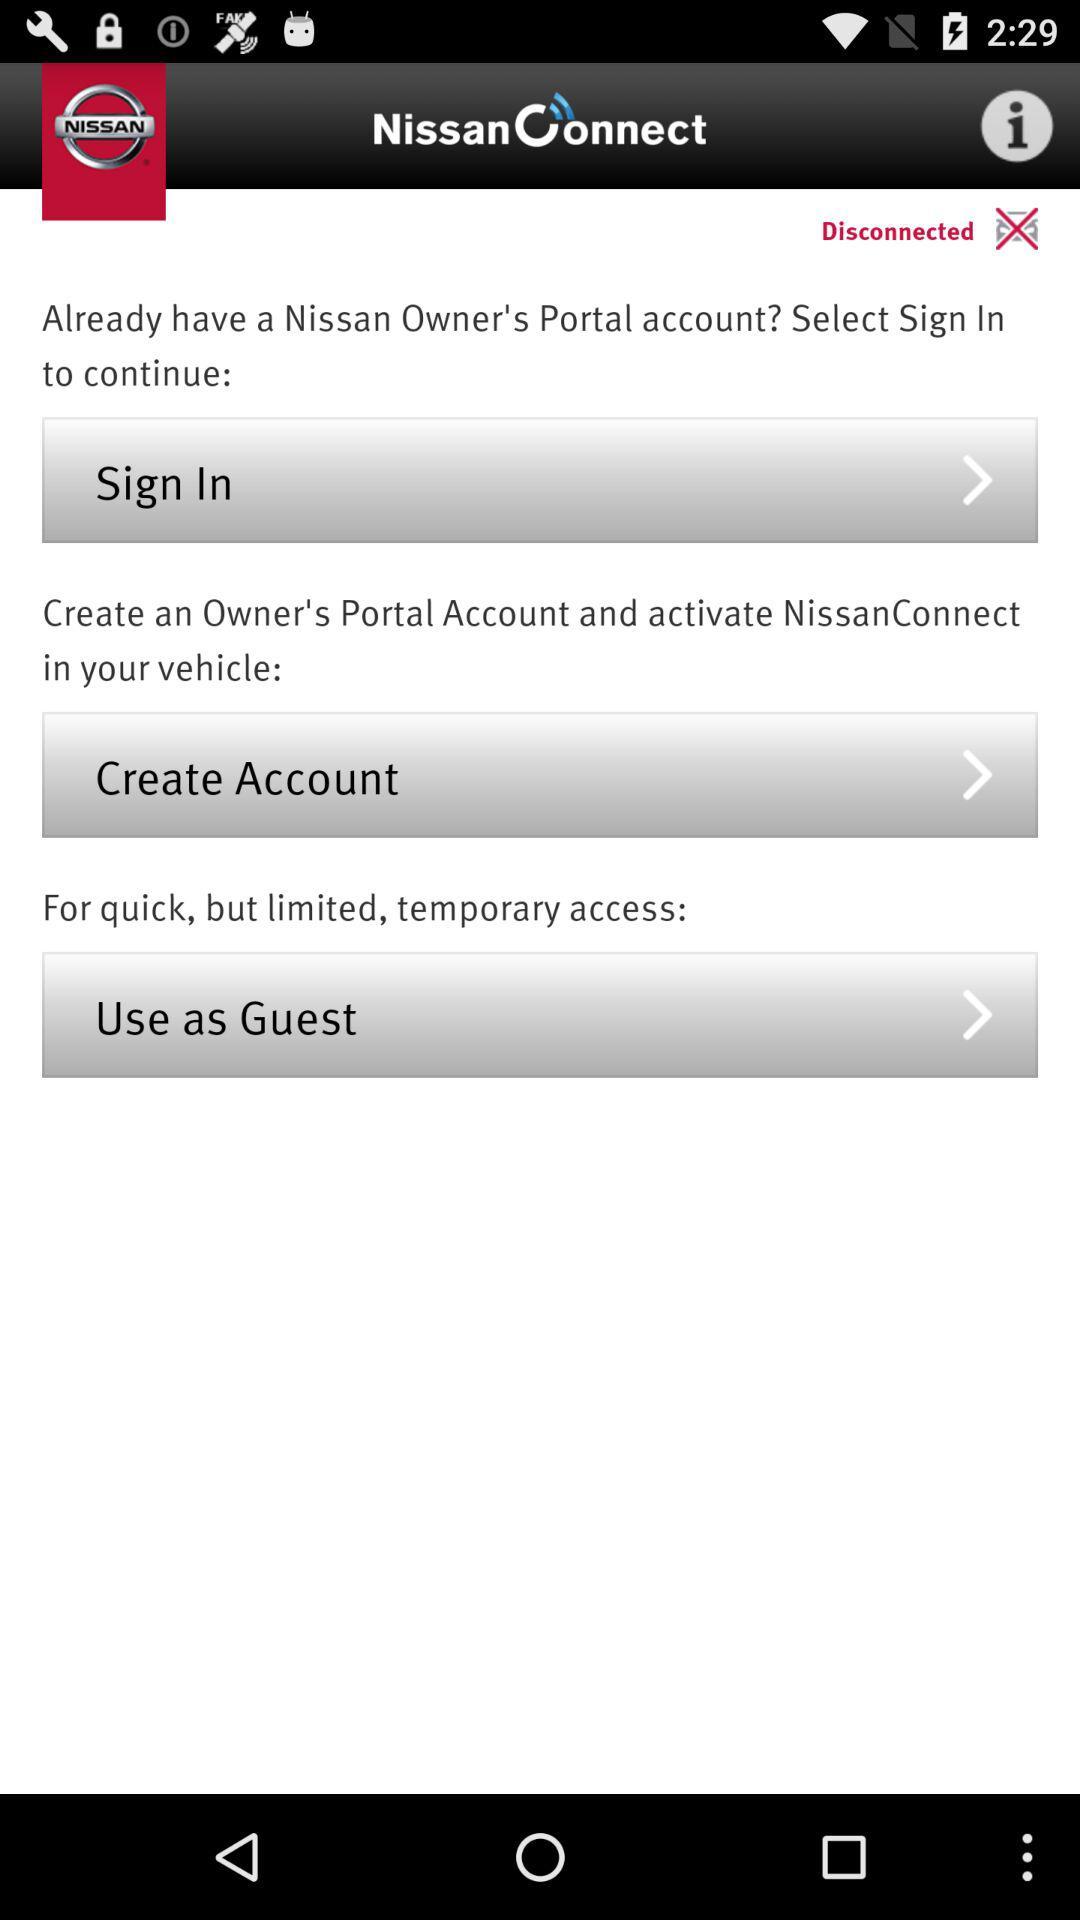 Image resolution: width=1080 pixels, height=1920 pixels. Describe the element at coordinates (1036, 228) in the screenshot. I see `the cancel bar` at that location.